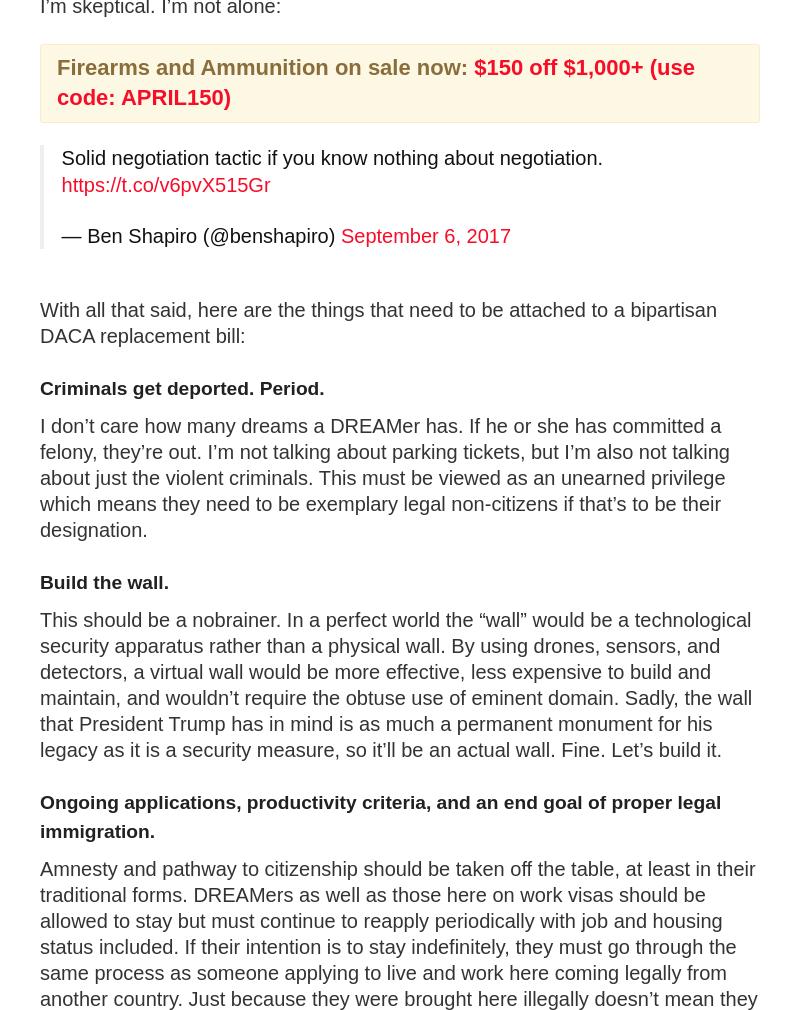  Describe the element at coordinates (375, 81) in the screenshot. I see `'$150 off $1,000+ (use code: APRIL150)'` at that location.